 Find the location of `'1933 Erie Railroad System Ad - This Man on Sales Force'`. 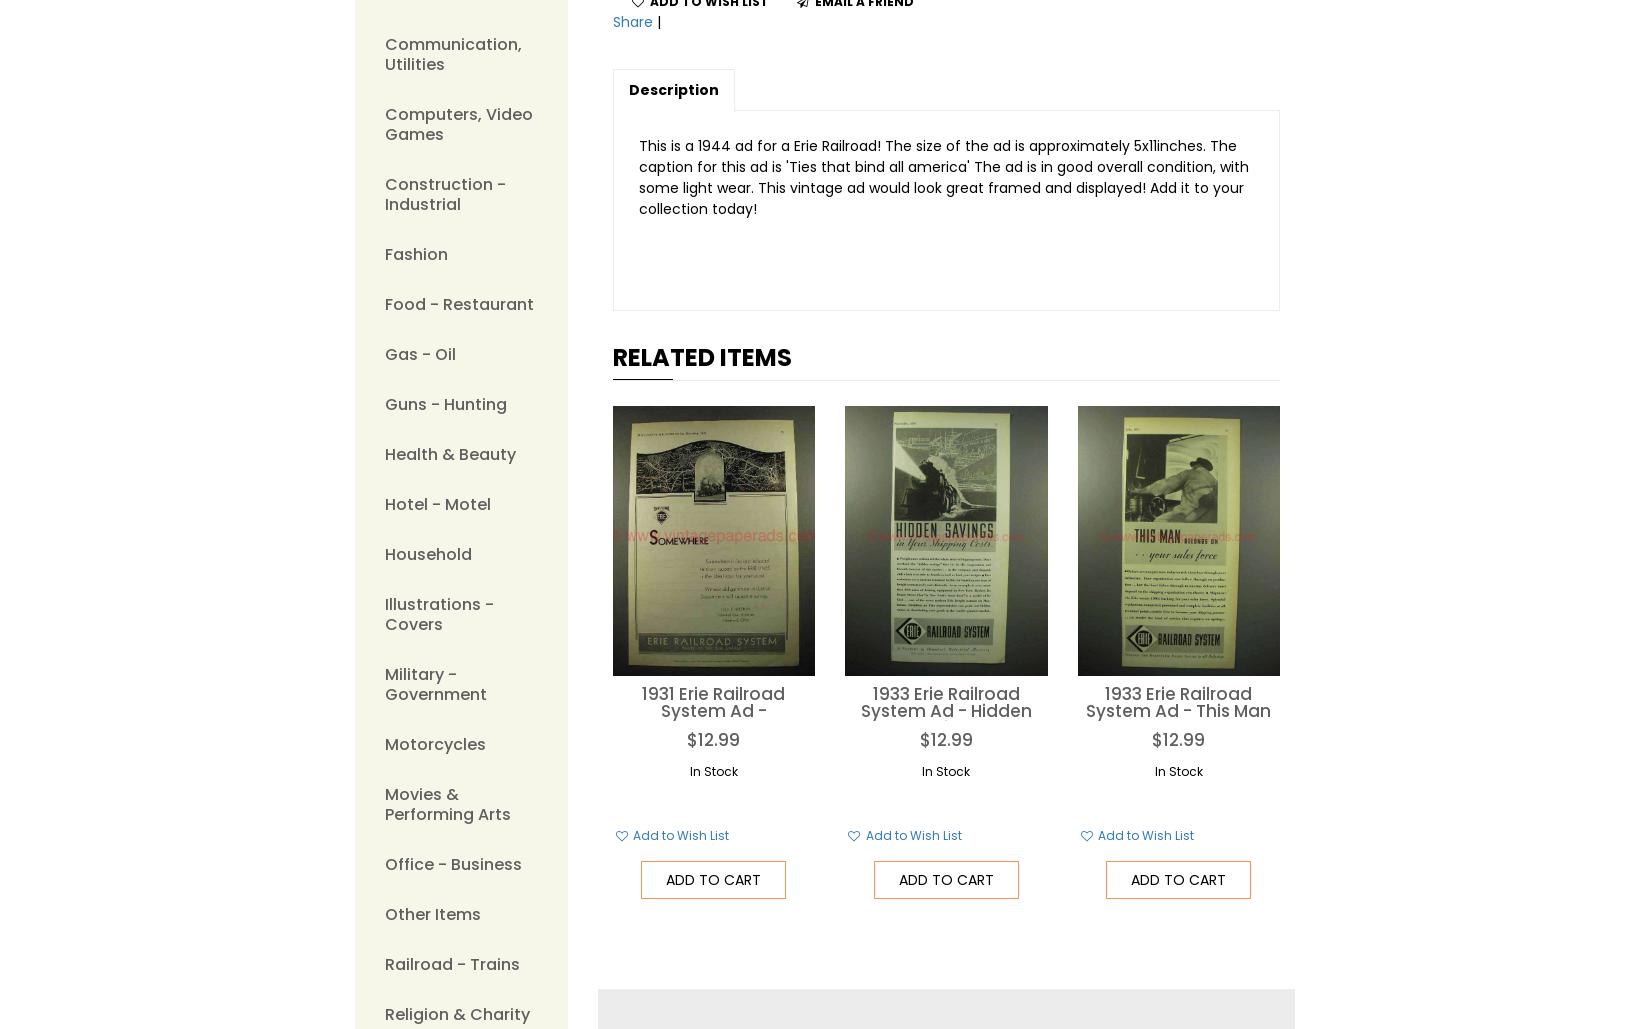

'1933 Erie Railroad System Ad - This Man on Sales Force' is located at coordinates (1086, 709).